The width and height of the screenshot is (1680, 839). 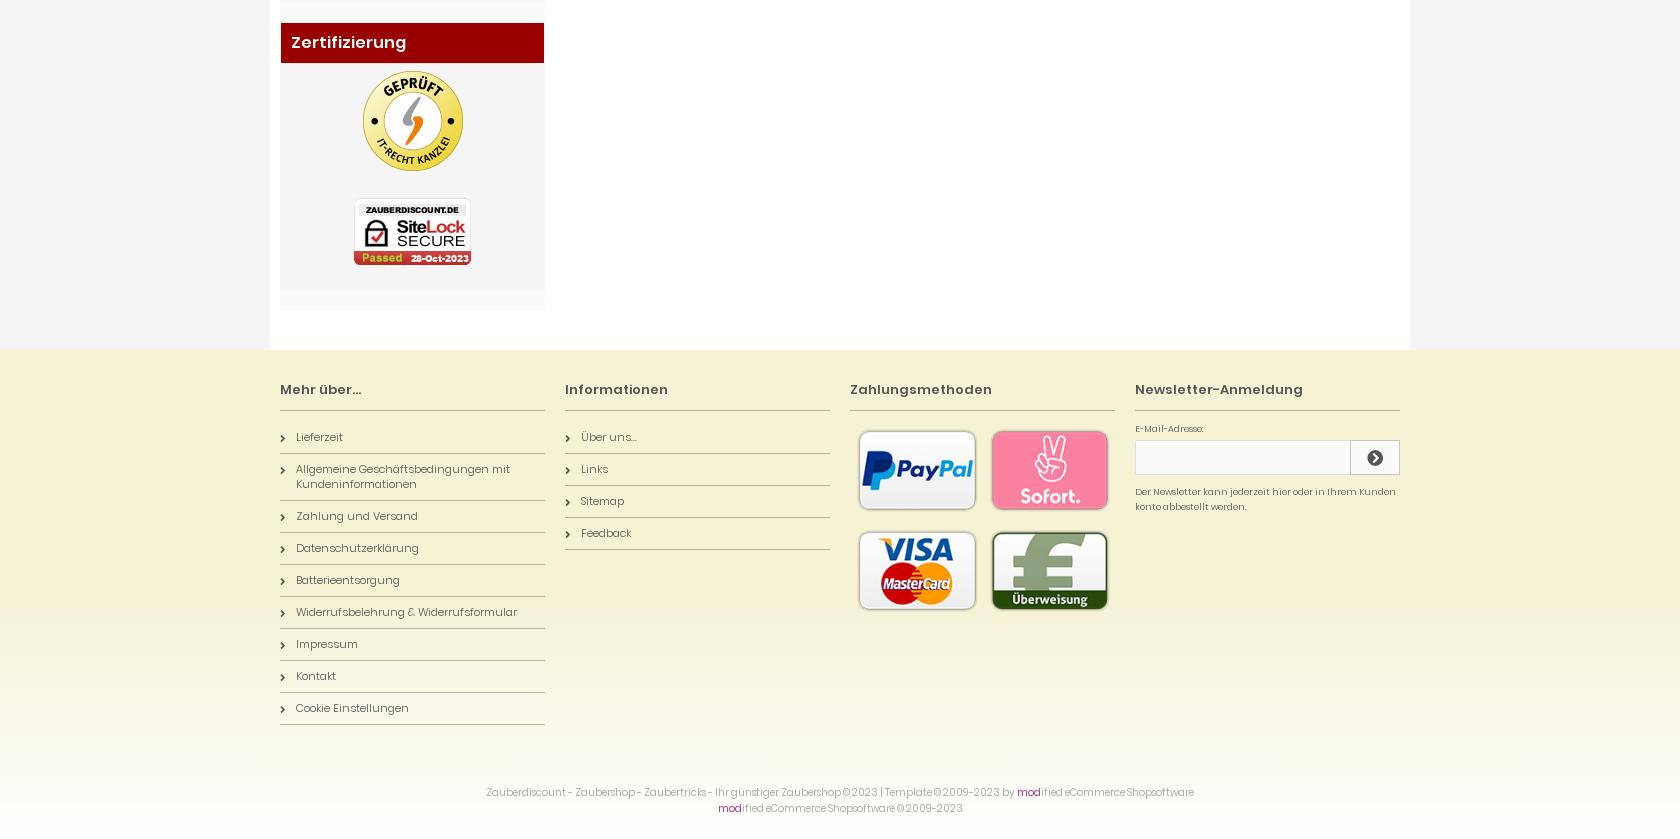 I want to click on 'Feedback', so click(x=605, y=532).